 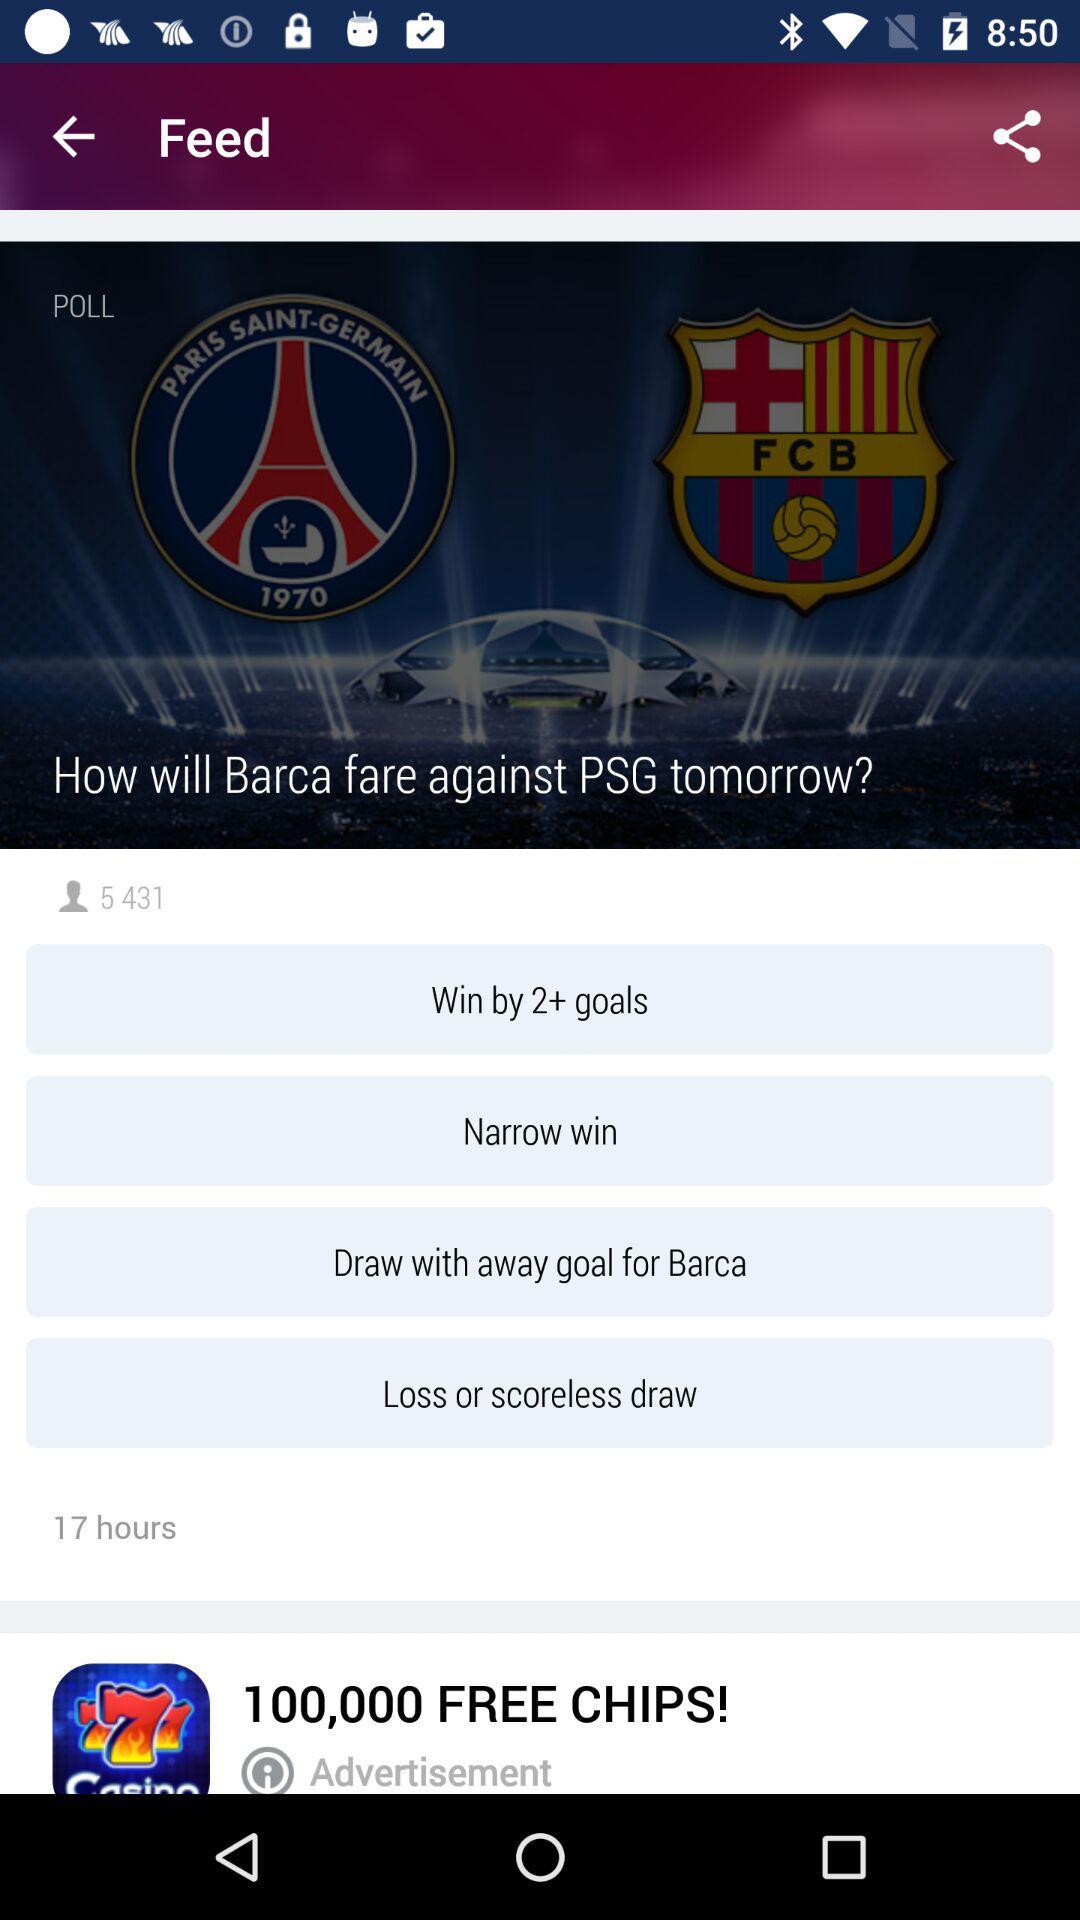 I want to click on item next to the feed app, so click(x=1017, y=135).